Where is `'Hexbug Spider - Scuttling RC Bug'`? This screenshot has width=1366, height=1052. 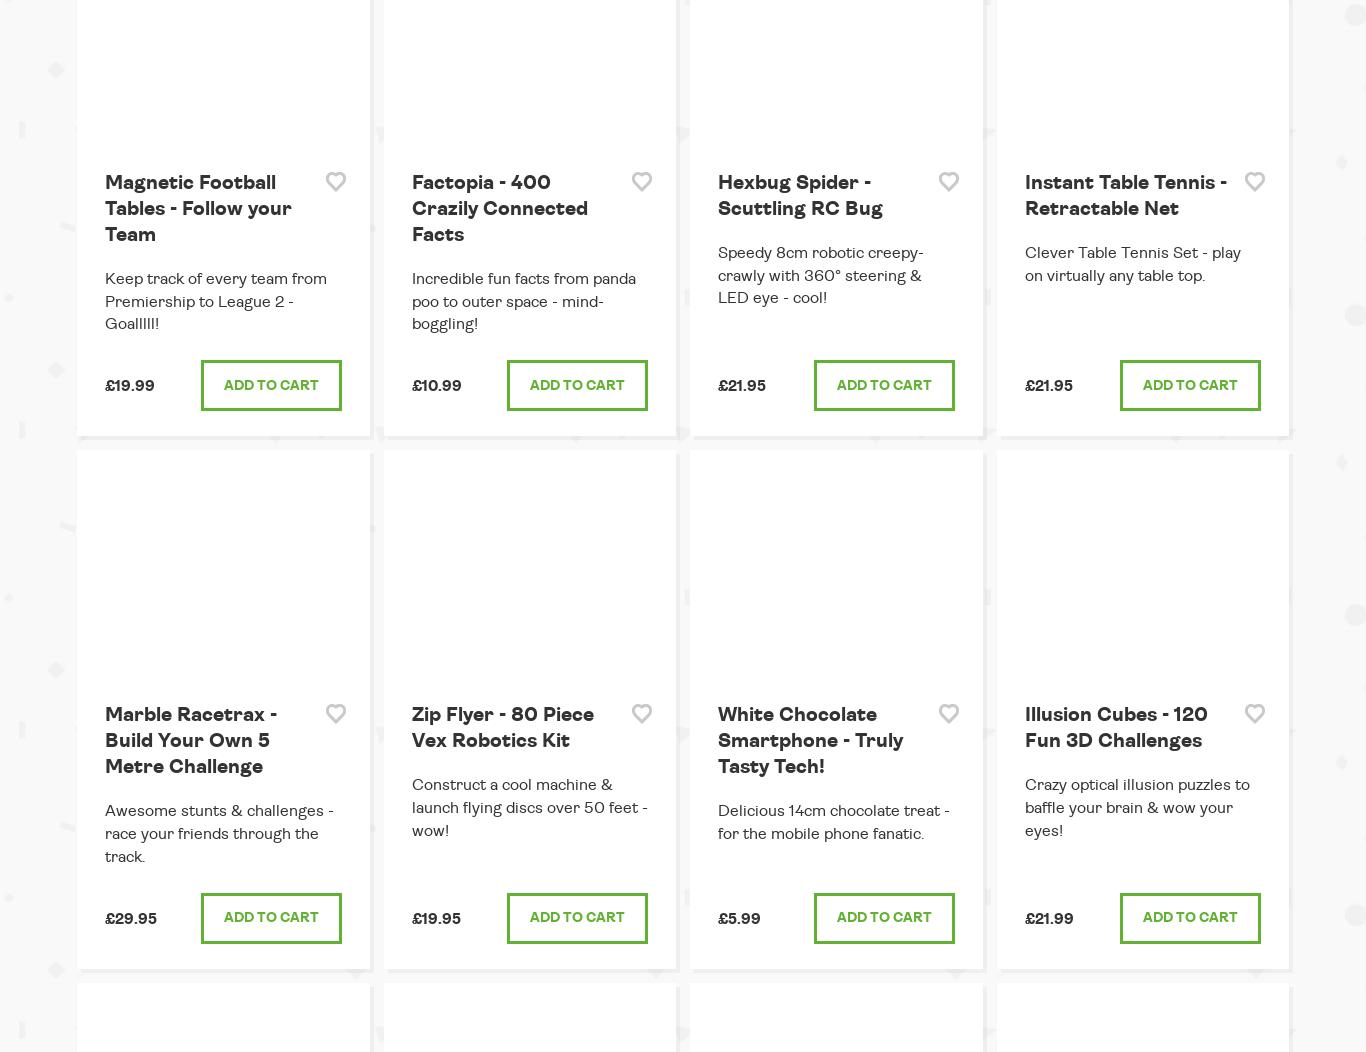
'Hexbug Spider - Scuttling RC Bug' is located at coordinates (717, 195).